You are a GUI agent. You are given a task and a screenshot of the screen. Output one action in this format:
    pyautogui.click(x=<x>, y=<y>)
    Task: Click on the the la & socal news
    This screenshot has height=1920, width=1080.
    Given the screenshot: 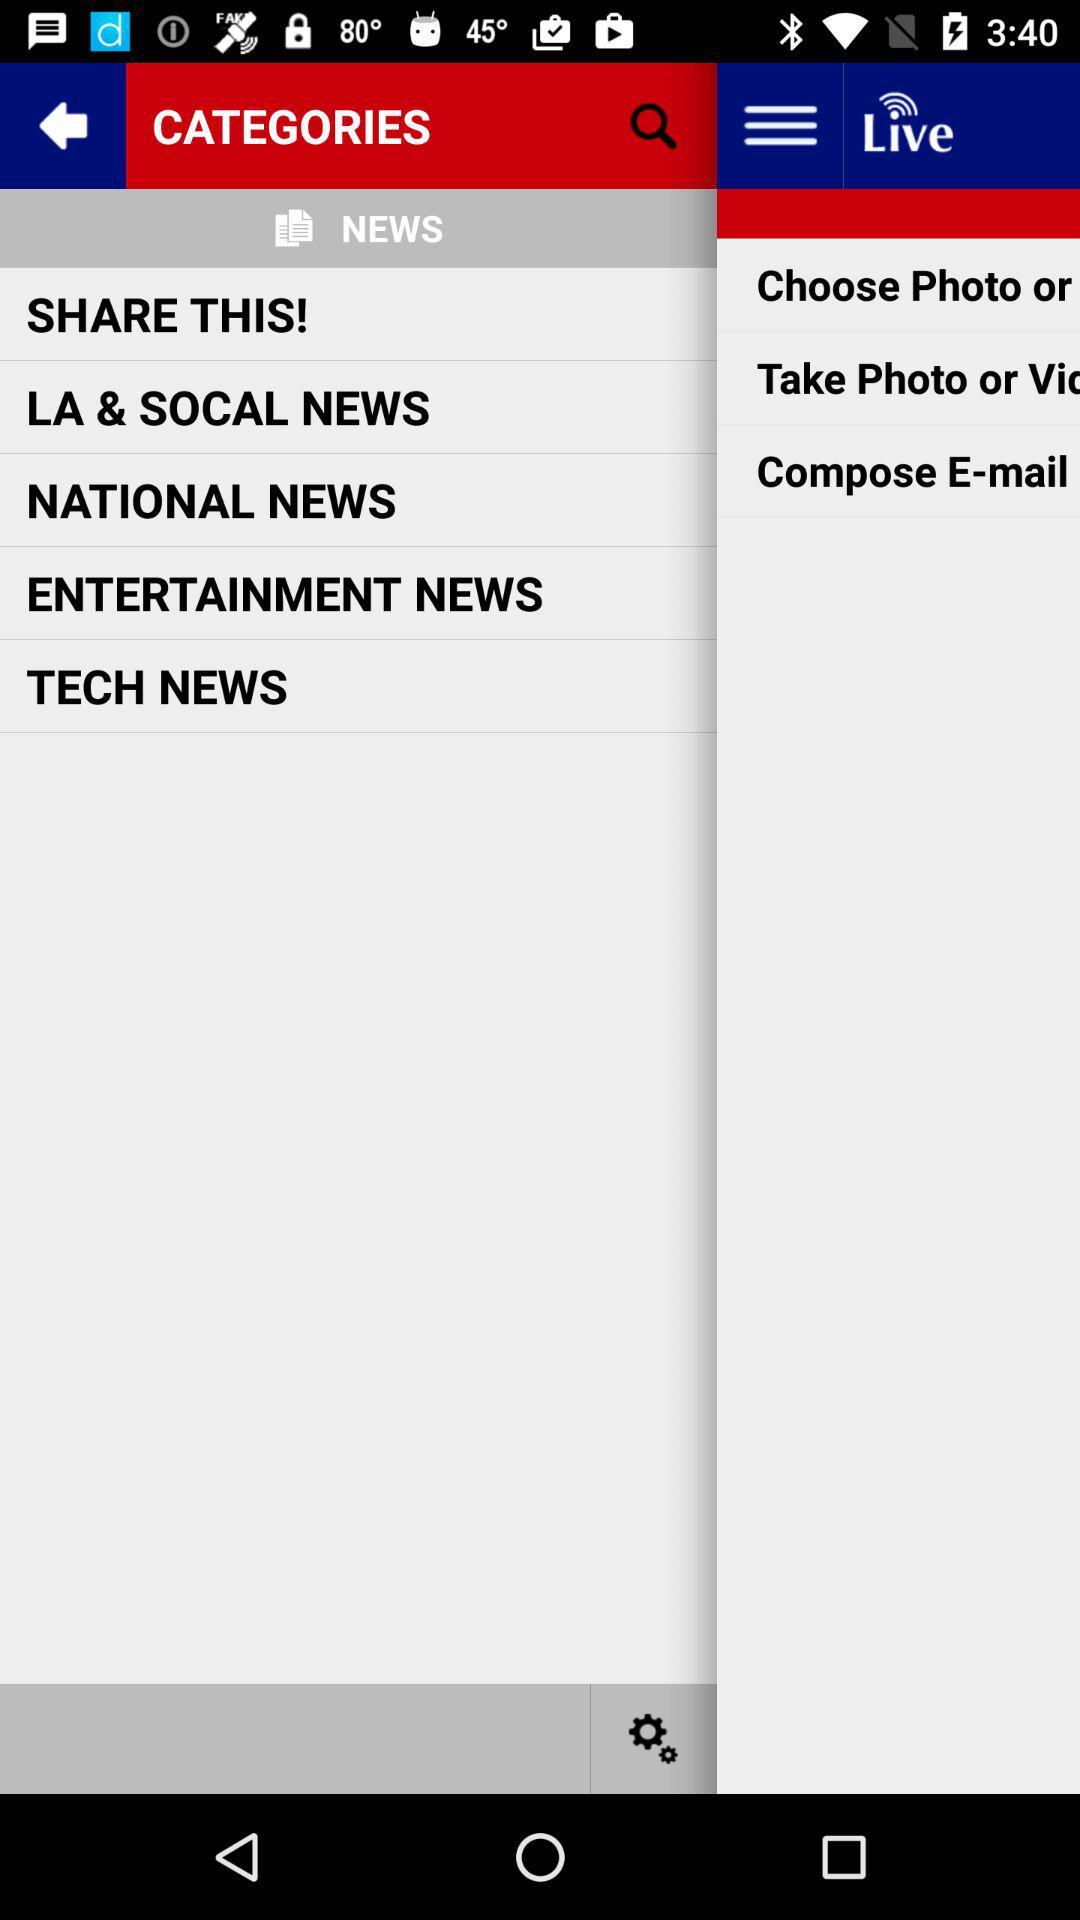 What is the action you would take?
    pyautogui.click(x=227, y=405)
    